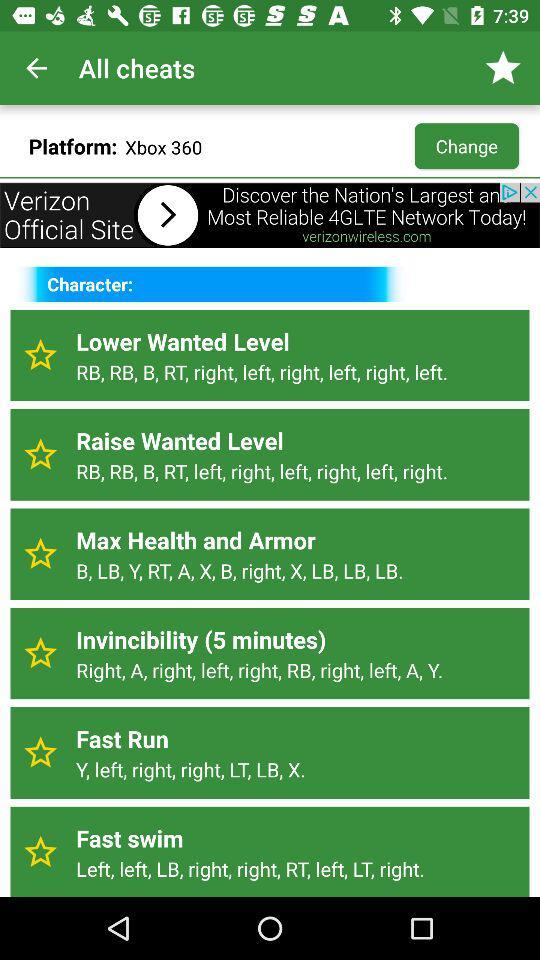 Image resolution: width=540 pixels, height=960 pixels. What do you see at coordinates (270, 215) in the screenshot?
I see `advertising bar` at bounding box center [270, 215].